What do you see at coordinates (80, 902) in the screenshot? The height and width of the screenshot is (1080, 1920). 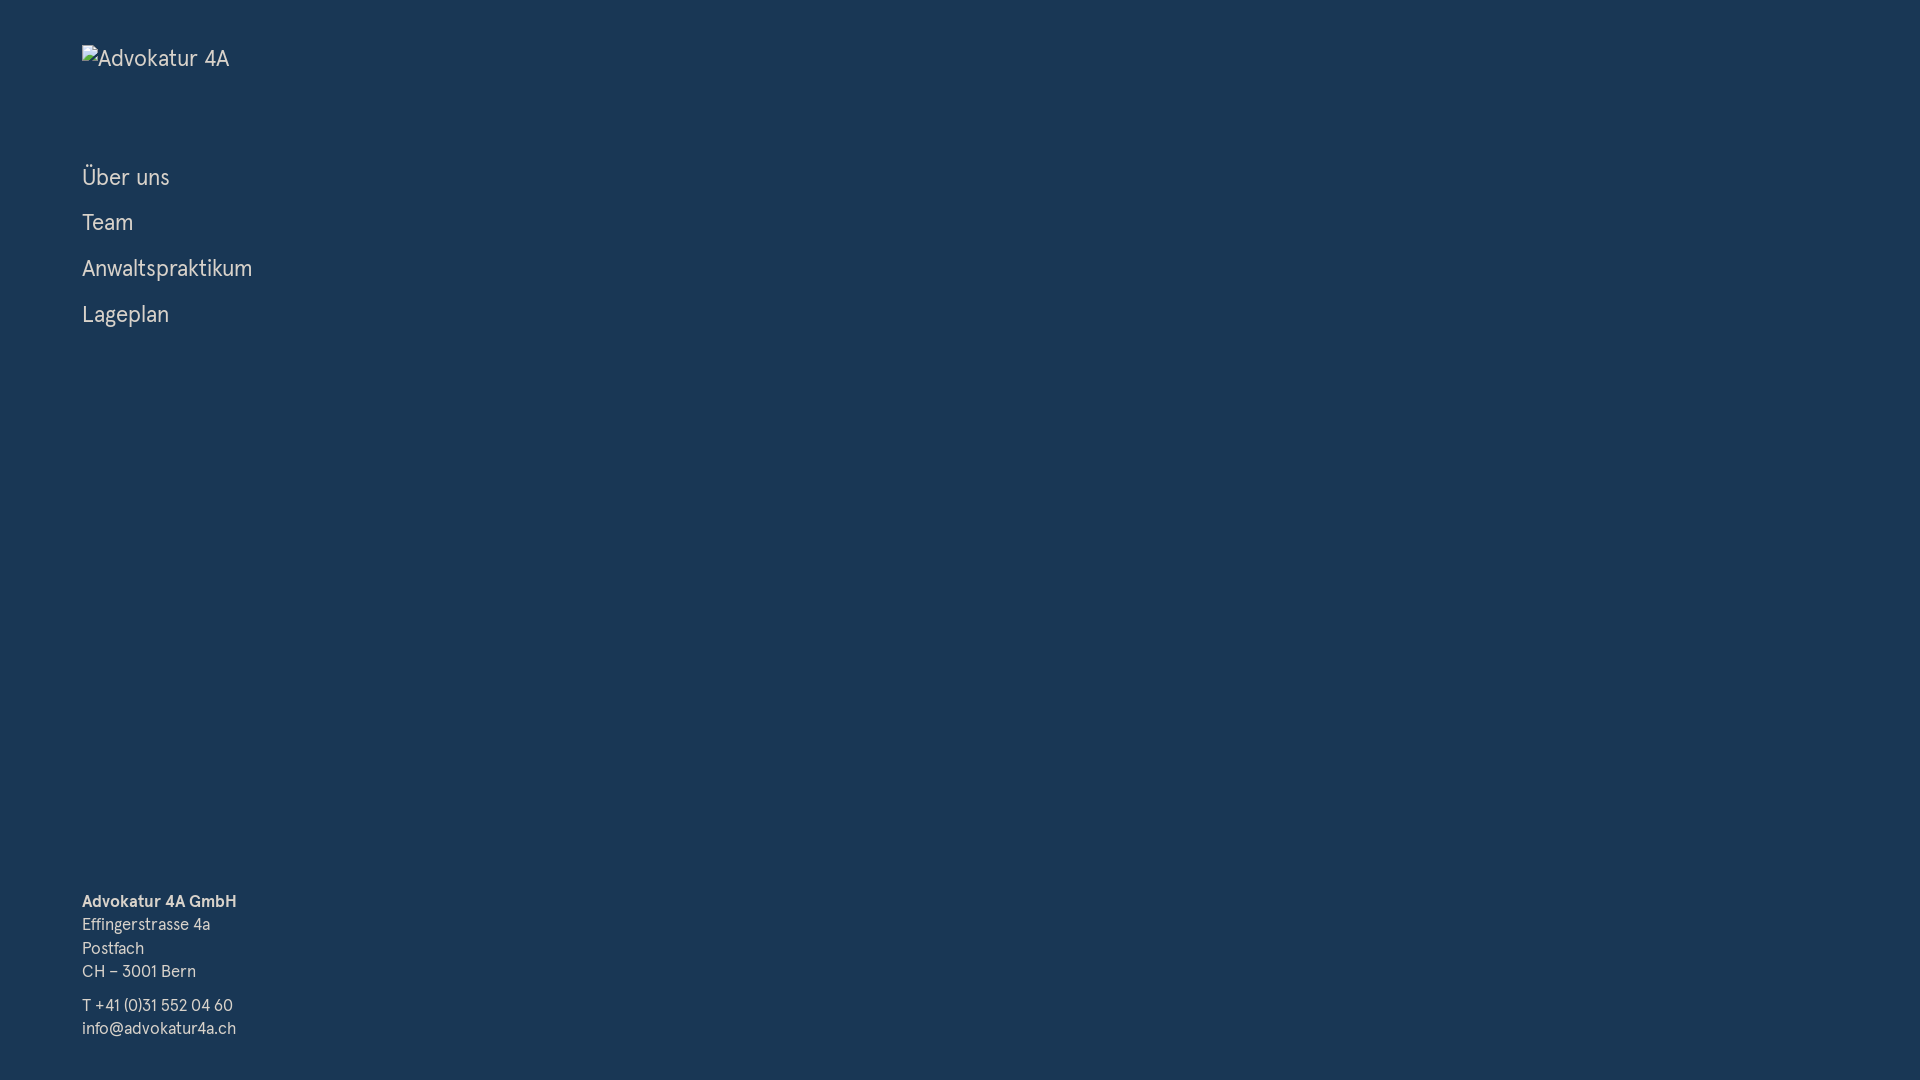 I see `'Advokatur 4A GmbH'` at bounding box center [80, 902].